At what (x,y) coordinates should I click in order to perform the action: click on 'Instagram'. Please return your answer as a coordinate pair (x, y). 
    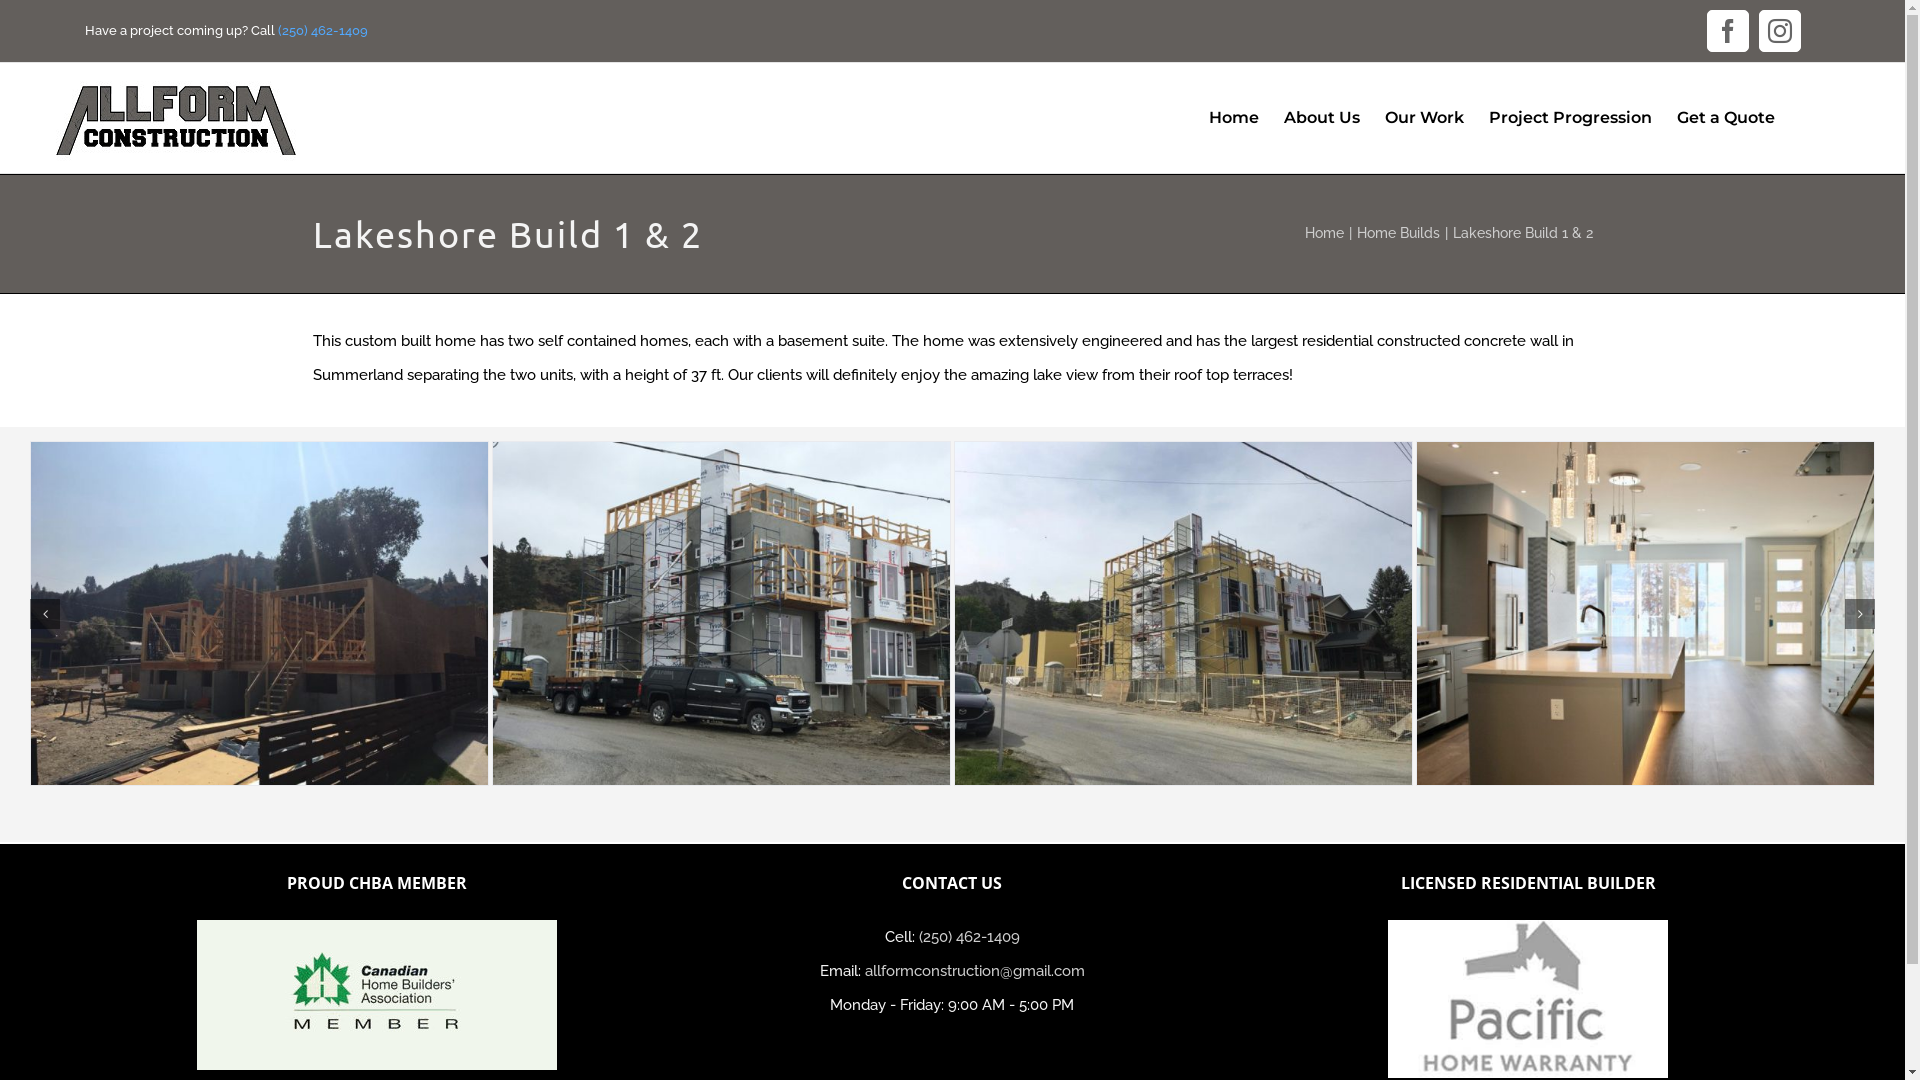
    Looking at the image, I should click on (1780, 30).